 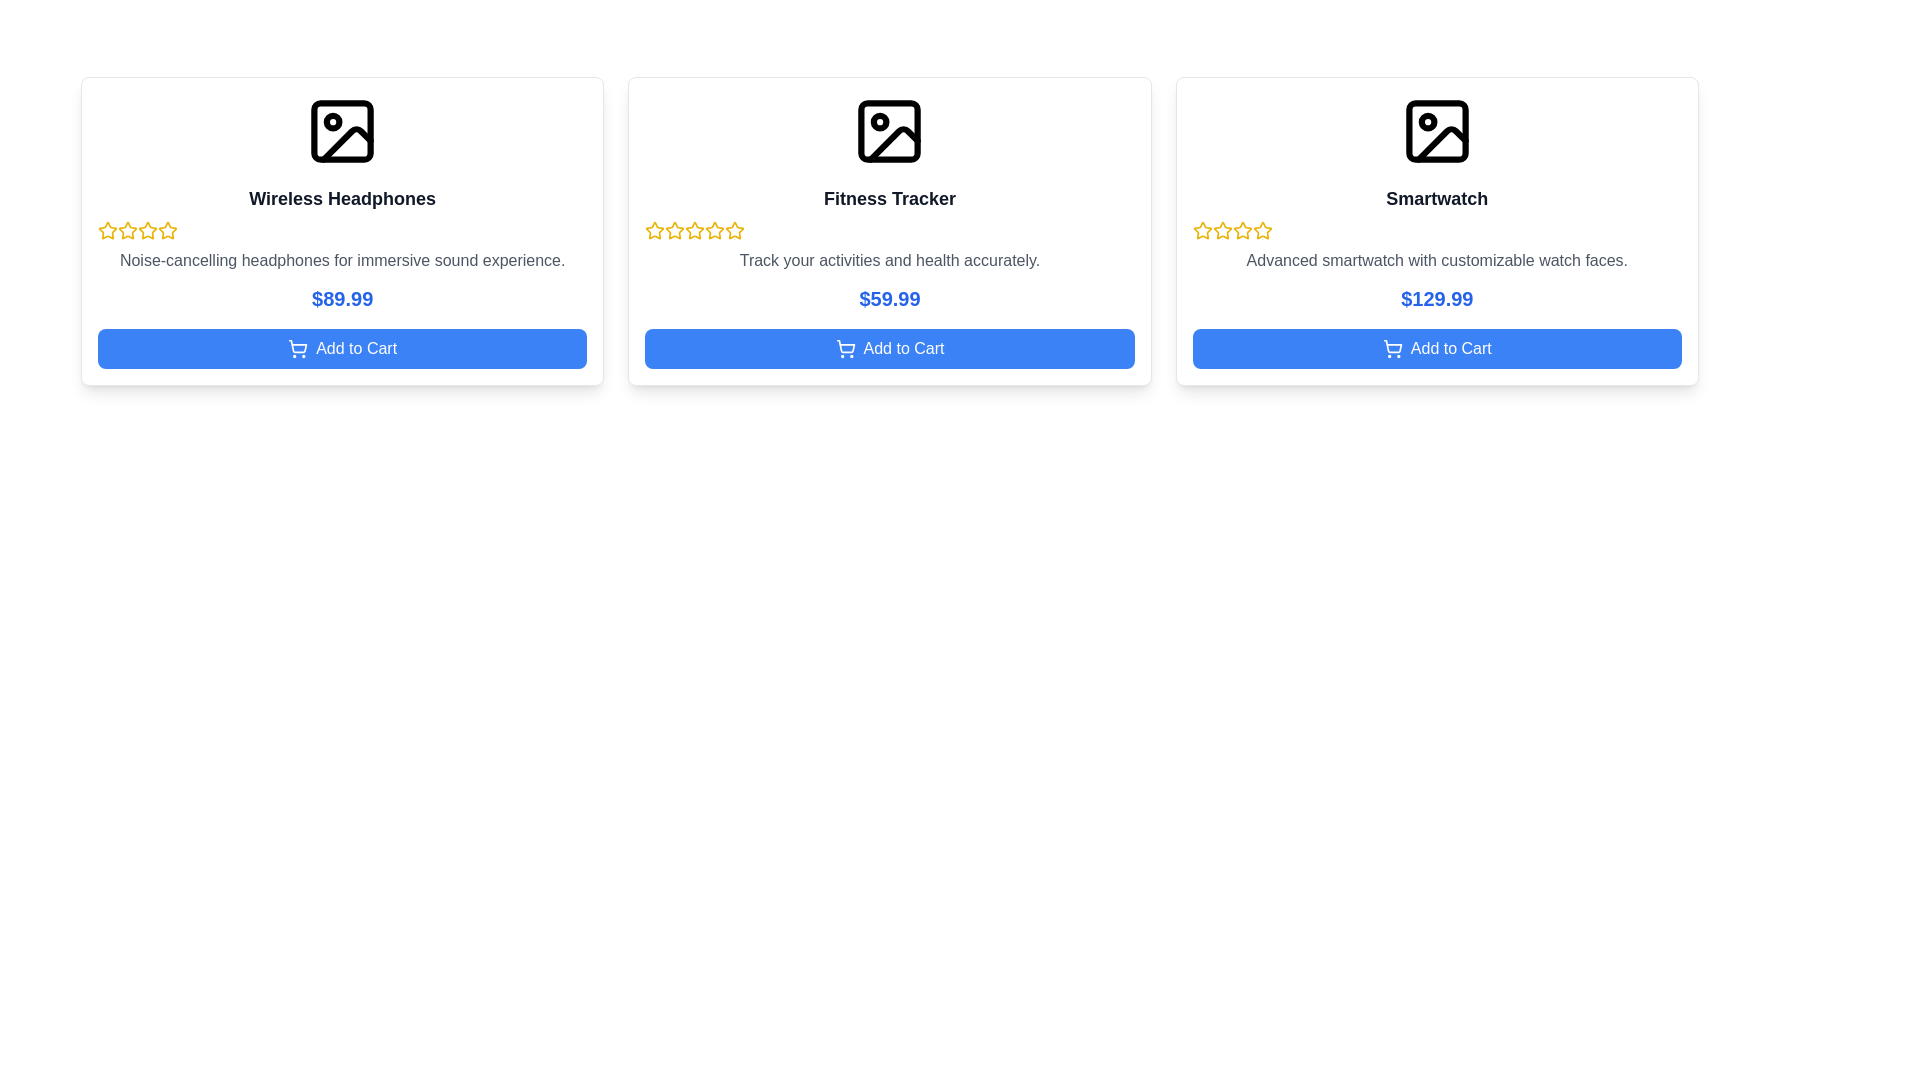 I want to click on the graphical marker located within the leftmost product card titled 'Wireless Headphones,' which is positioned inside the image icon at the top of the card, near the upper-left corner of the icon, so click(x=333, y=122).